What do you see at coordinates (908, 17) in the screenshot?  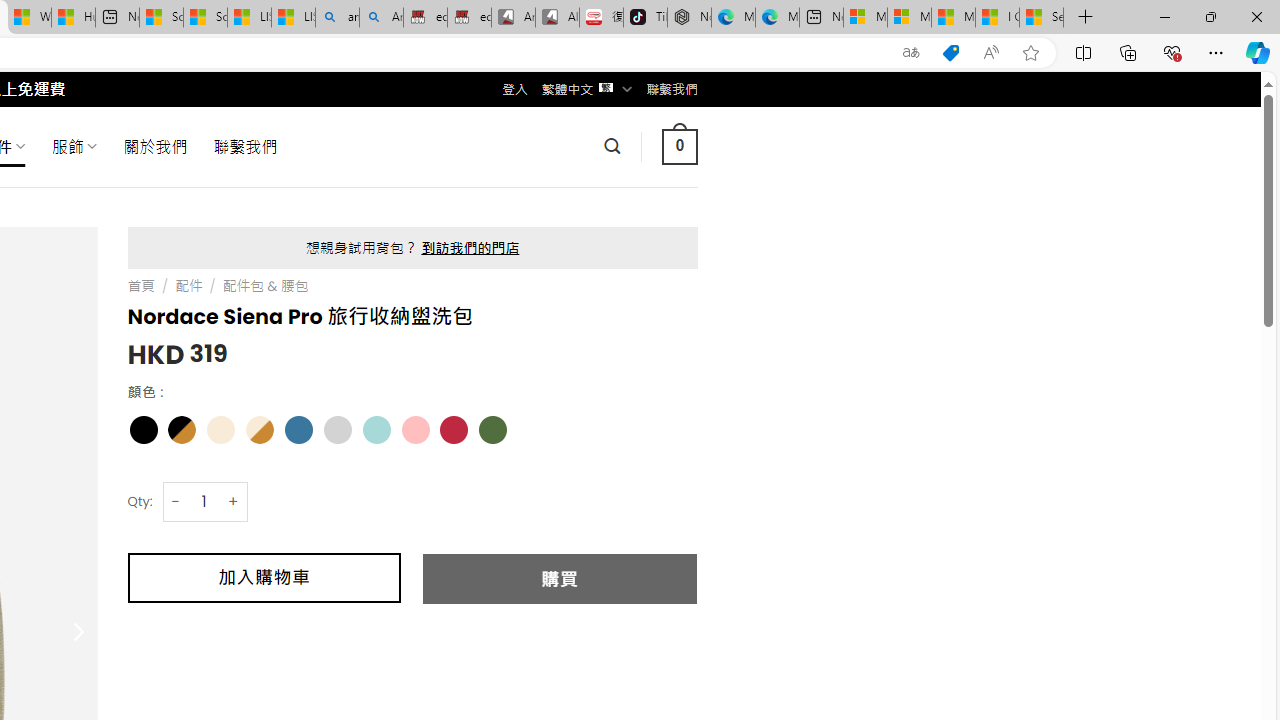 I see `'Microsoft account | Privacy'` at bounding box center [908, 17].